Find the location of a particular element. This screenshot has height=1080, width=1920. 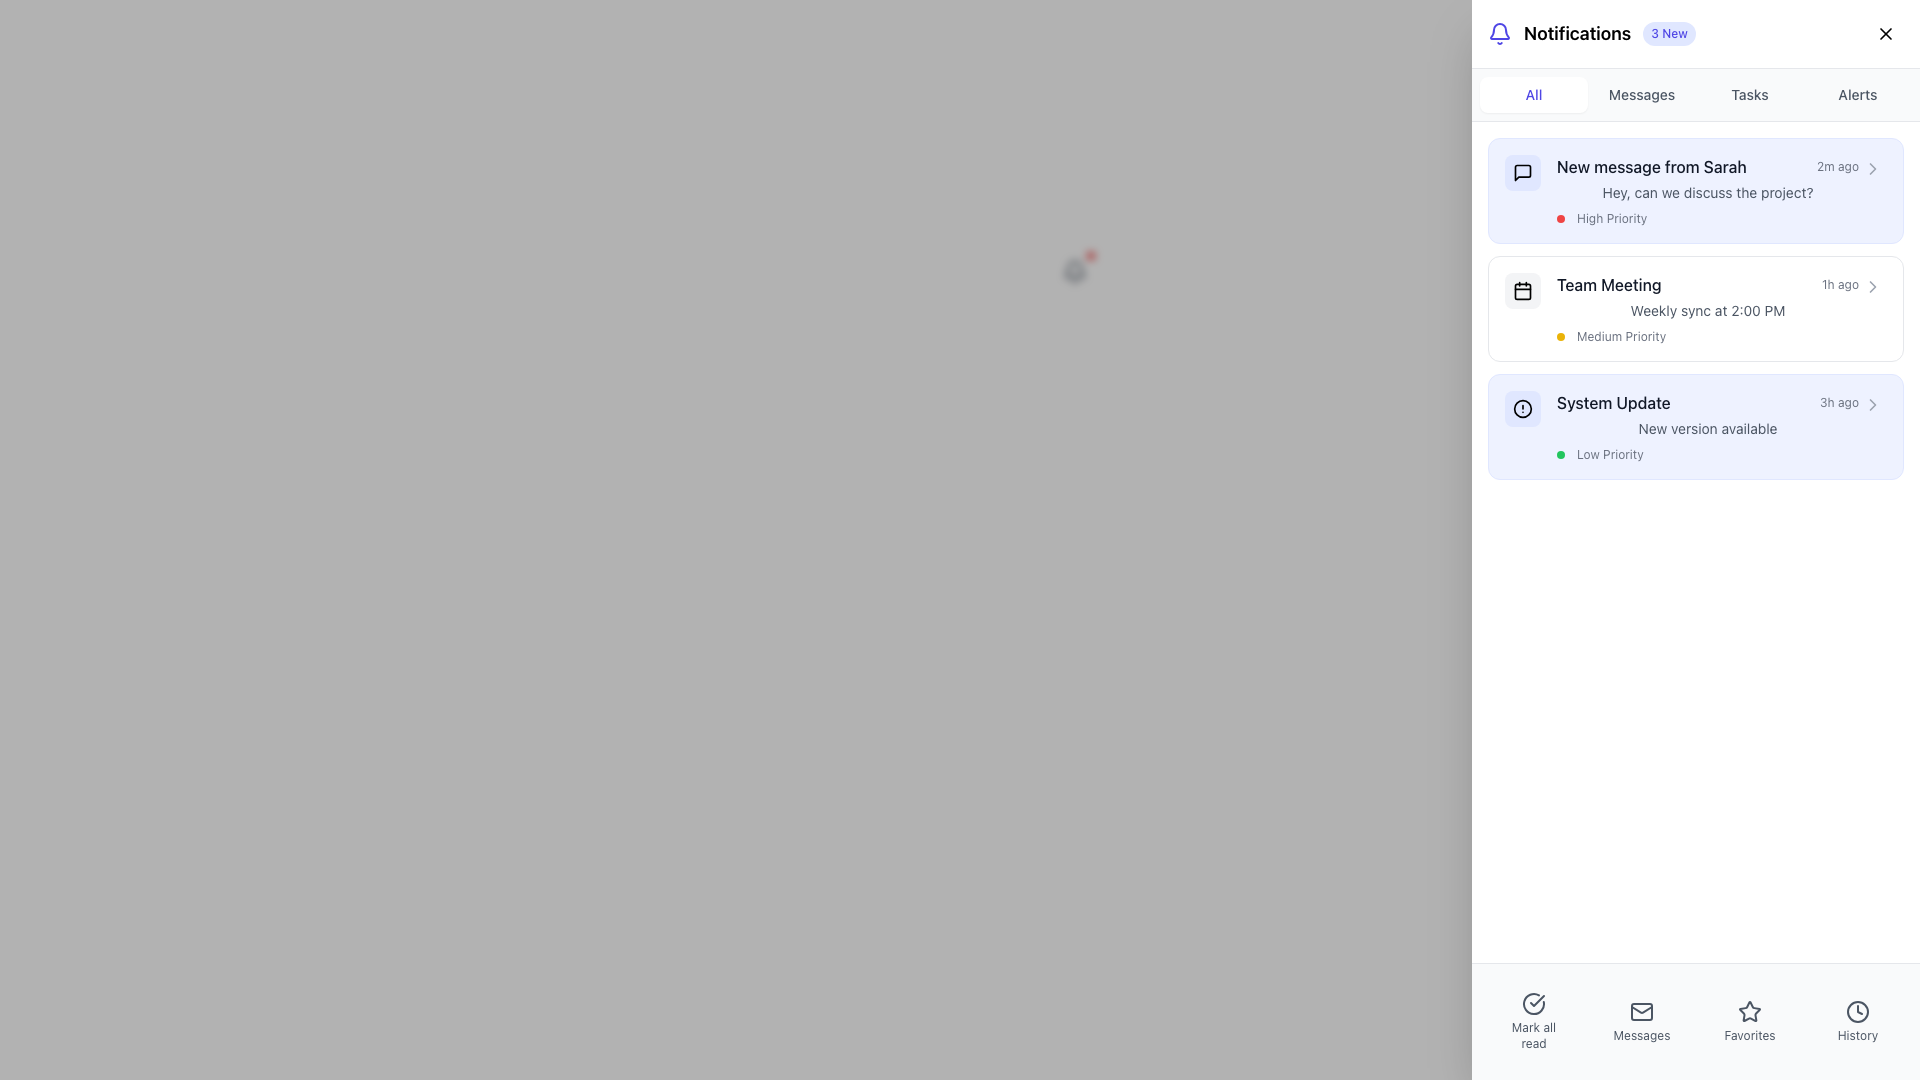

the Text Label indicating the purpose of the 'Favorites' button located in the bottom navigation bar is located at coordinates (1749, 1035).